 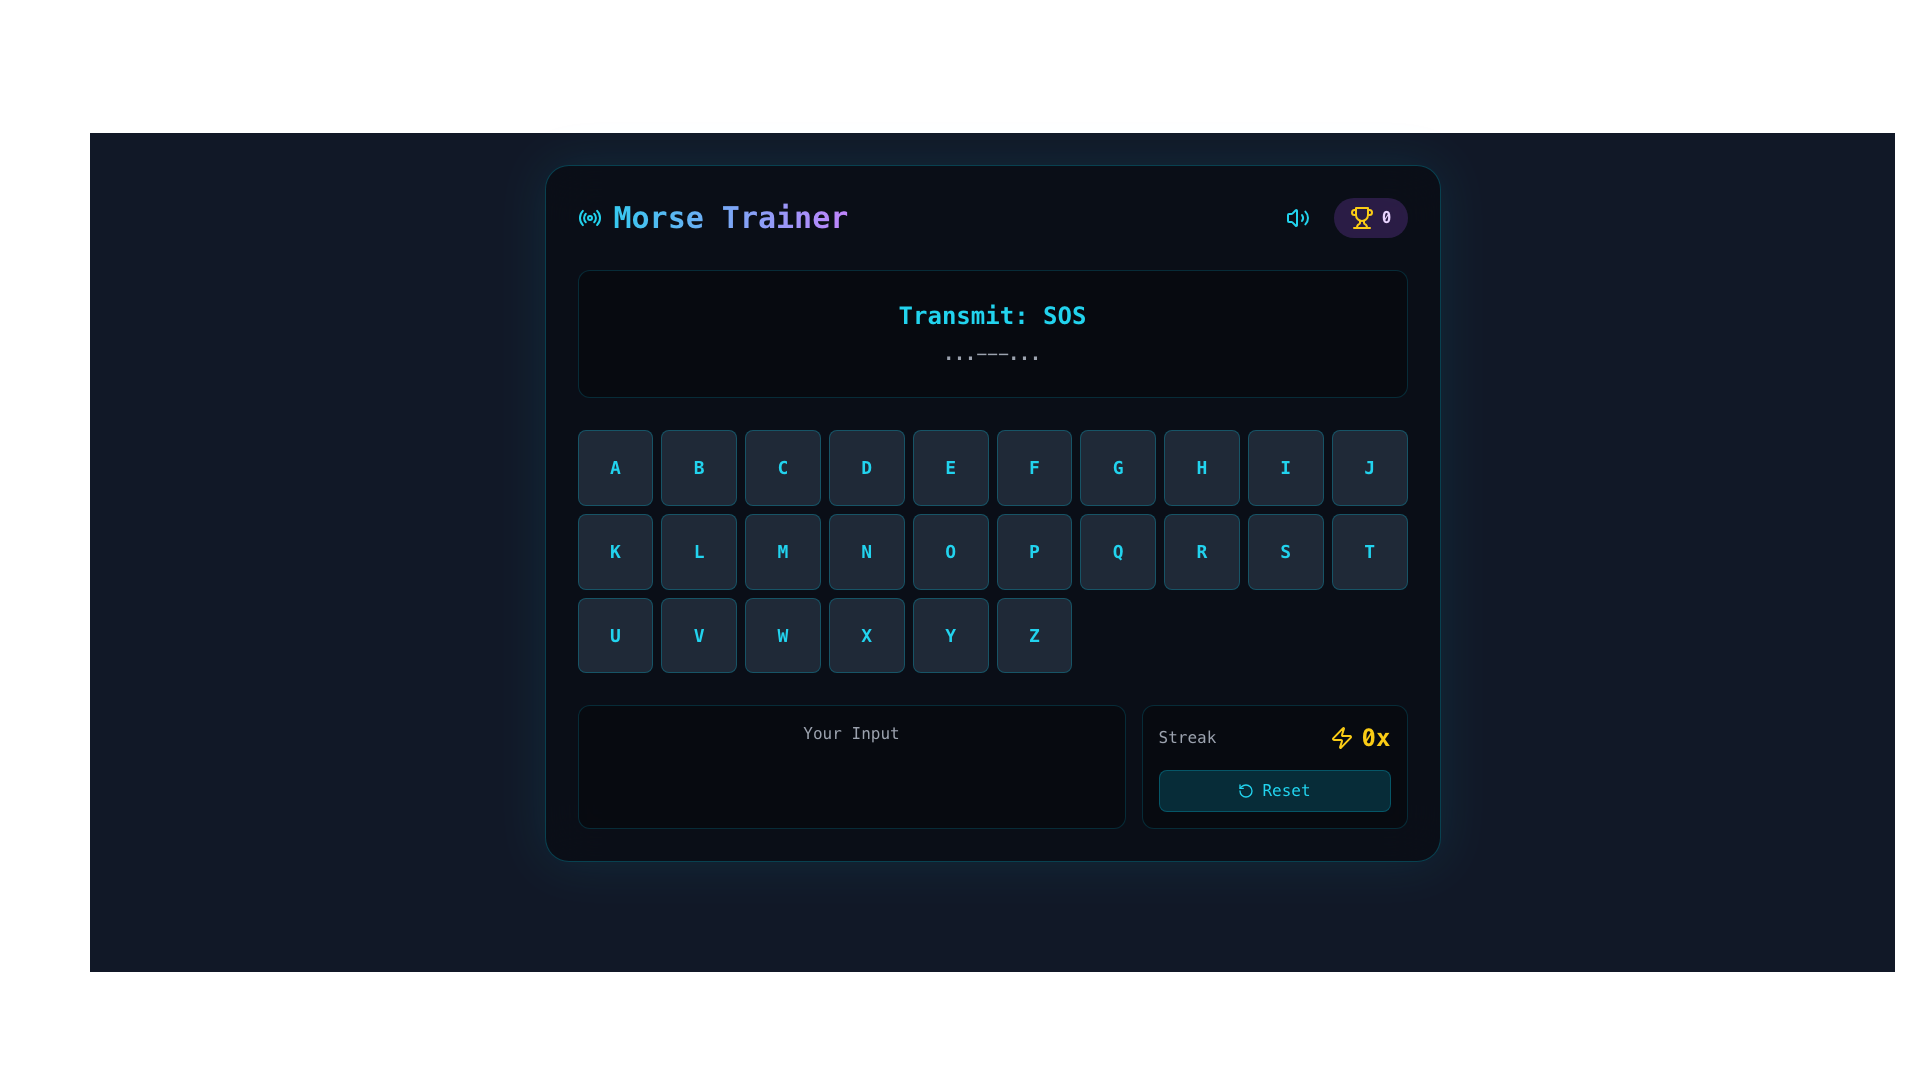 I want to click on the square-shaped button with a dark background and cyan-colored text 'M' in the center, so click(x=781, y=551).